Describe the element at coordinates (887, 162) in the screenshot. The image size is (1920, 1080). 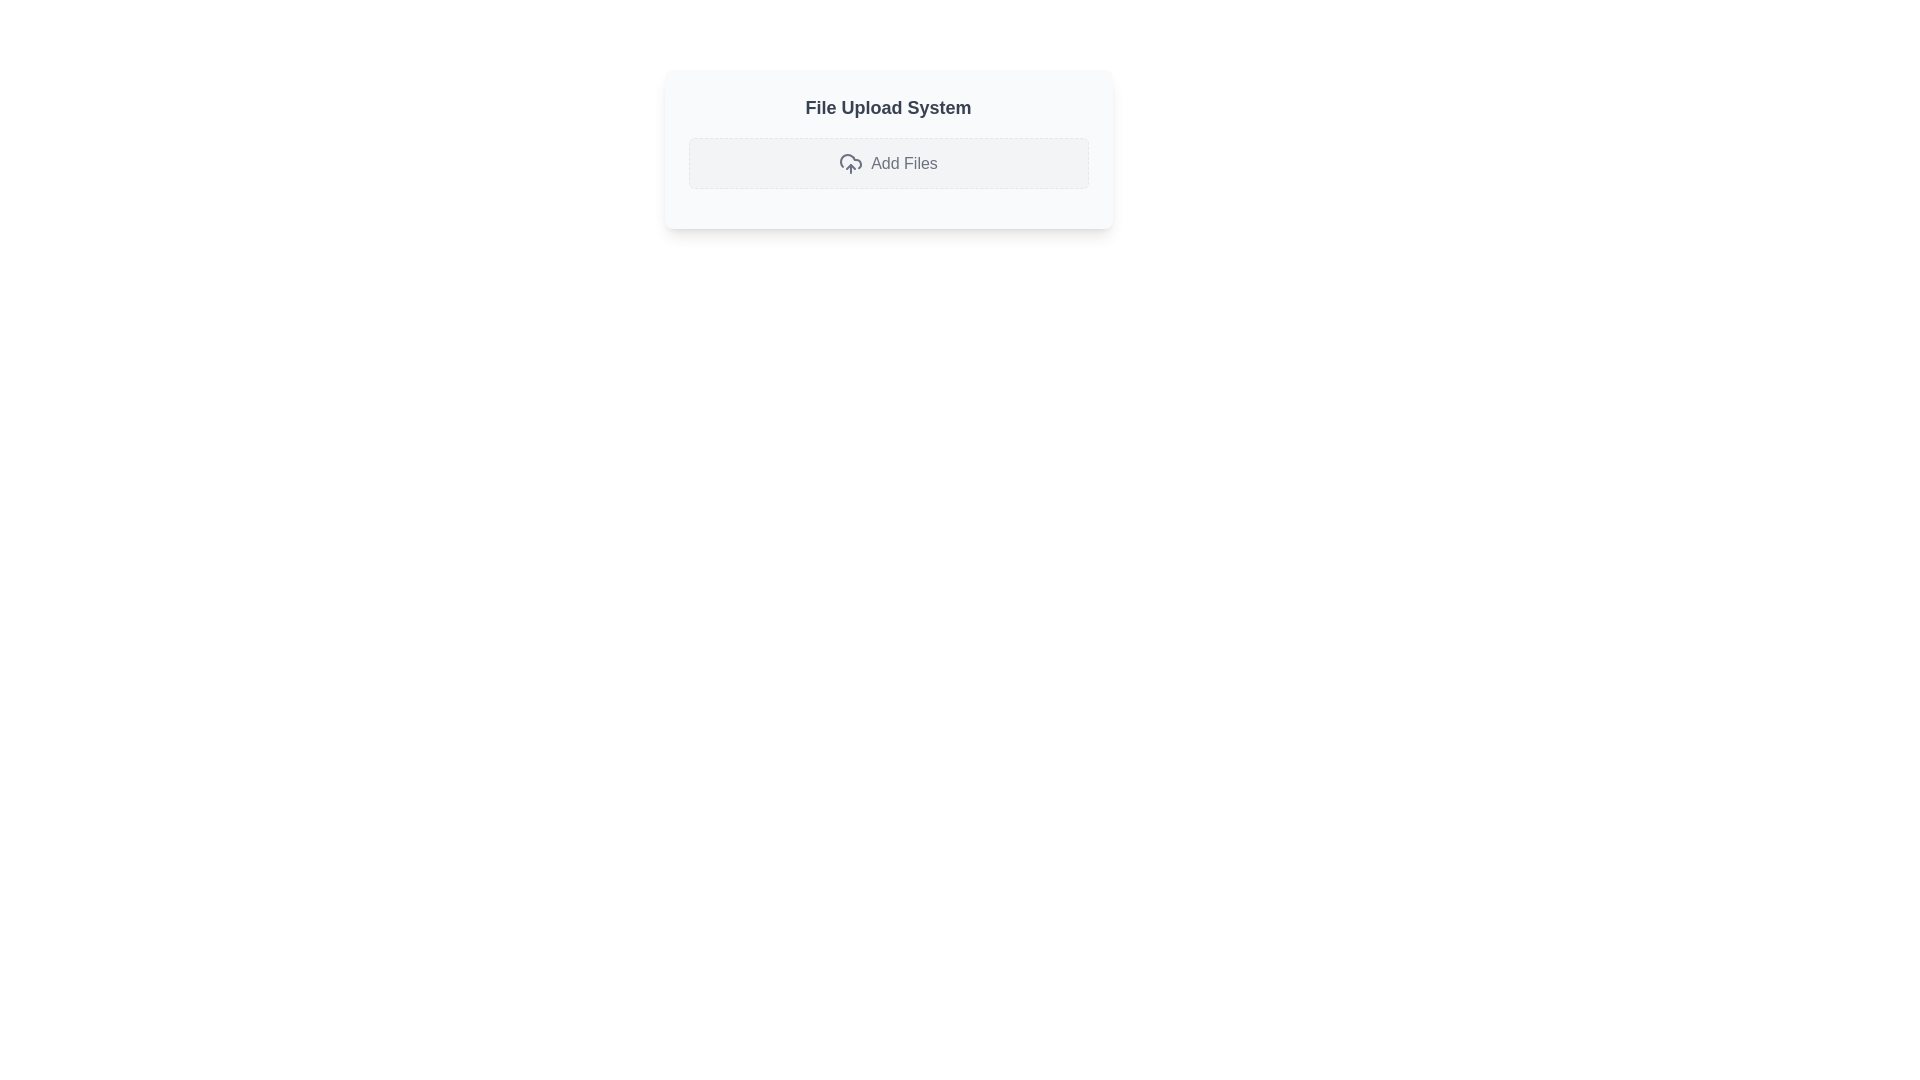
I see `the 'Add Files' button, which is a rectangular button with a dashed border and a light gray background, to observe the hover effect` at that location.